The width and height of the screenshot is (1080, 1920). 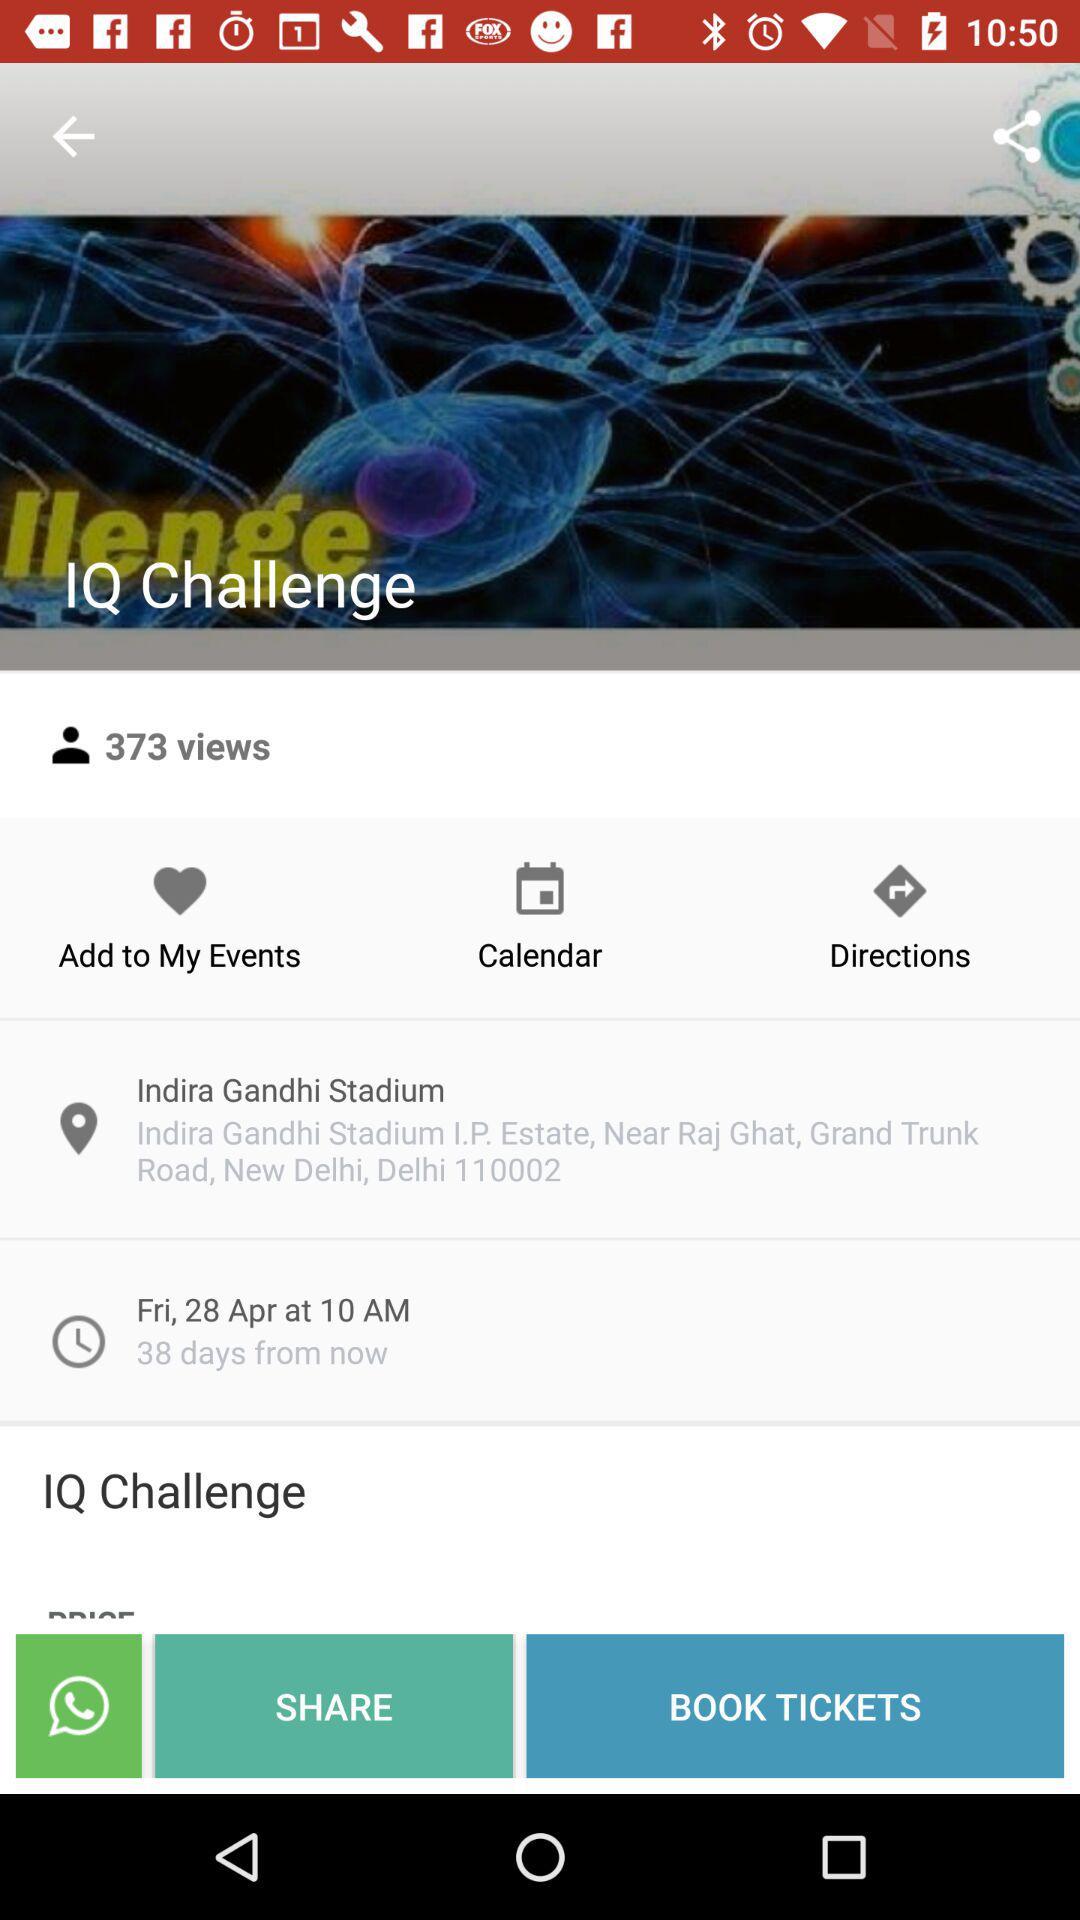 I want to click on the item below iq challenge, so click(x=794, y=1705).